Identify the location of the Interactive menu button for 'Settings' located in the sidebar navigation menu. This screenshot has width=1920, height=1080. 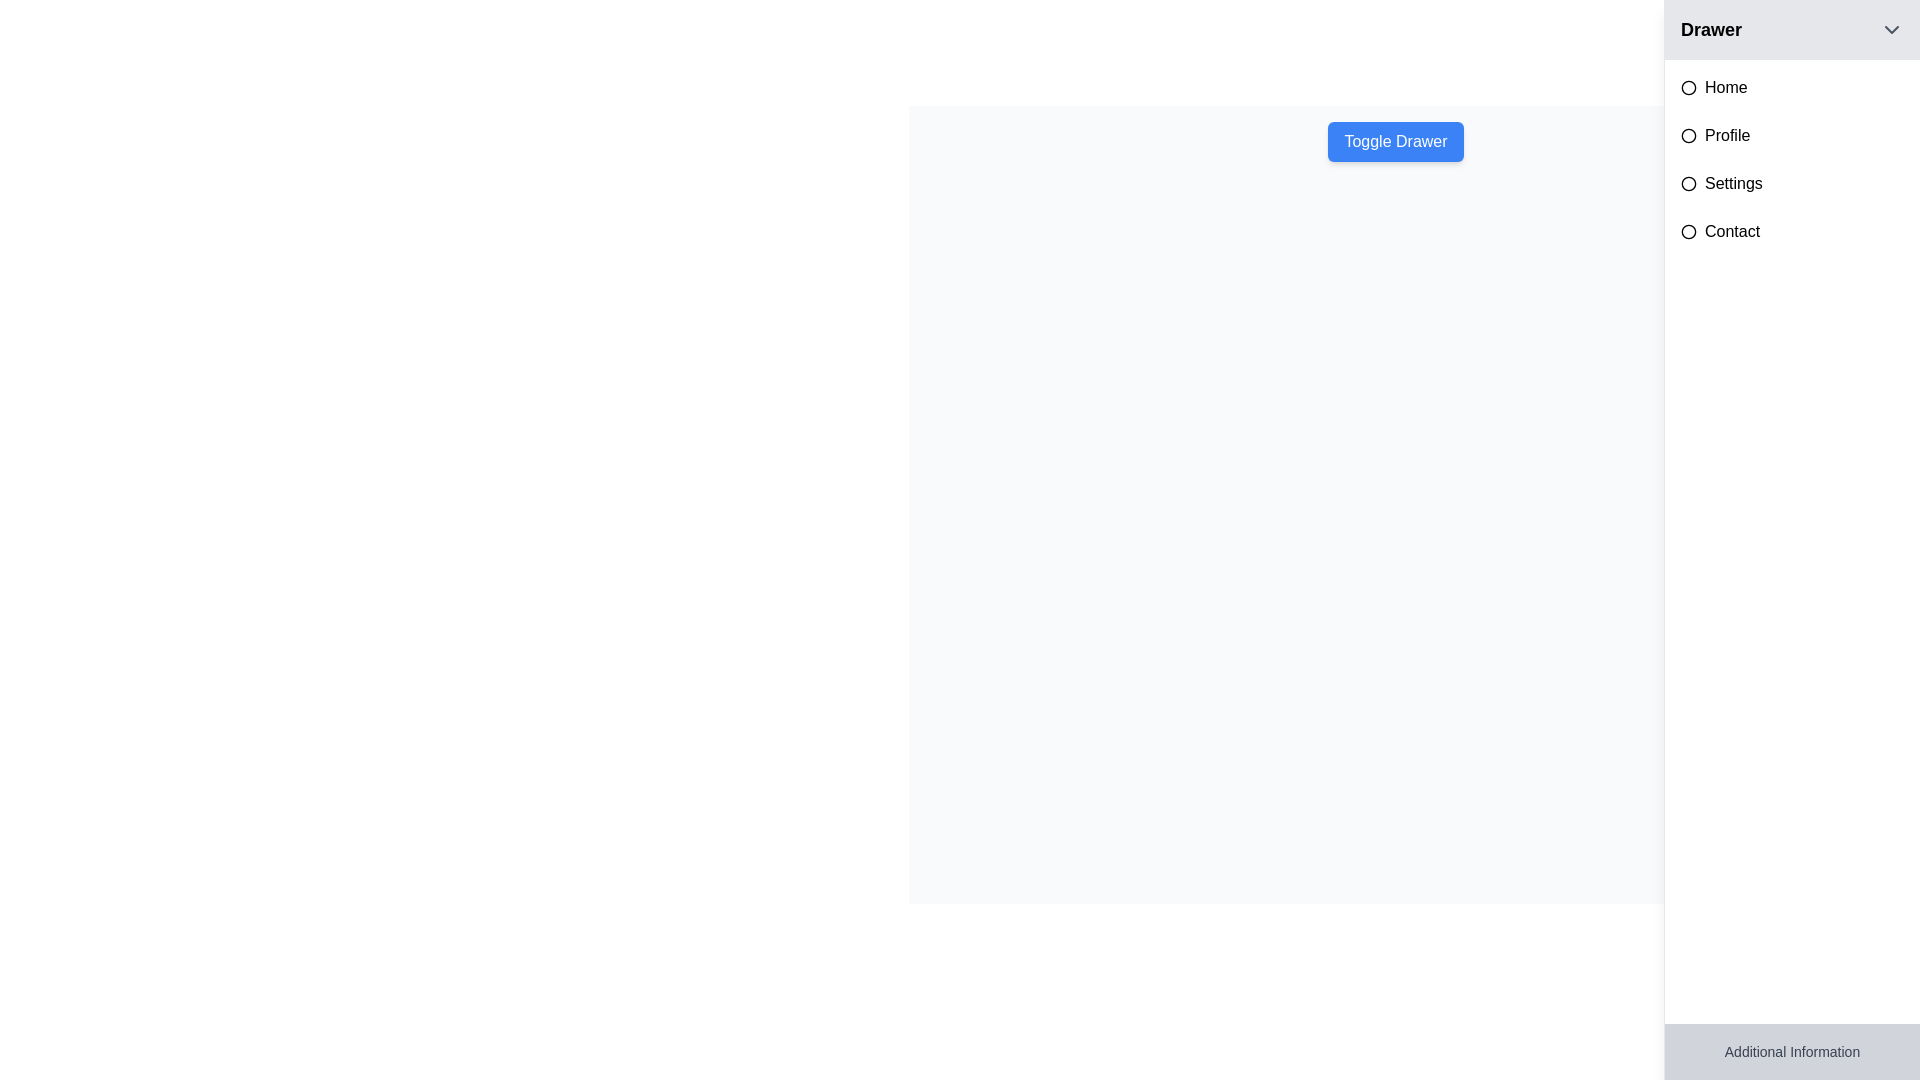
(1792, 184).